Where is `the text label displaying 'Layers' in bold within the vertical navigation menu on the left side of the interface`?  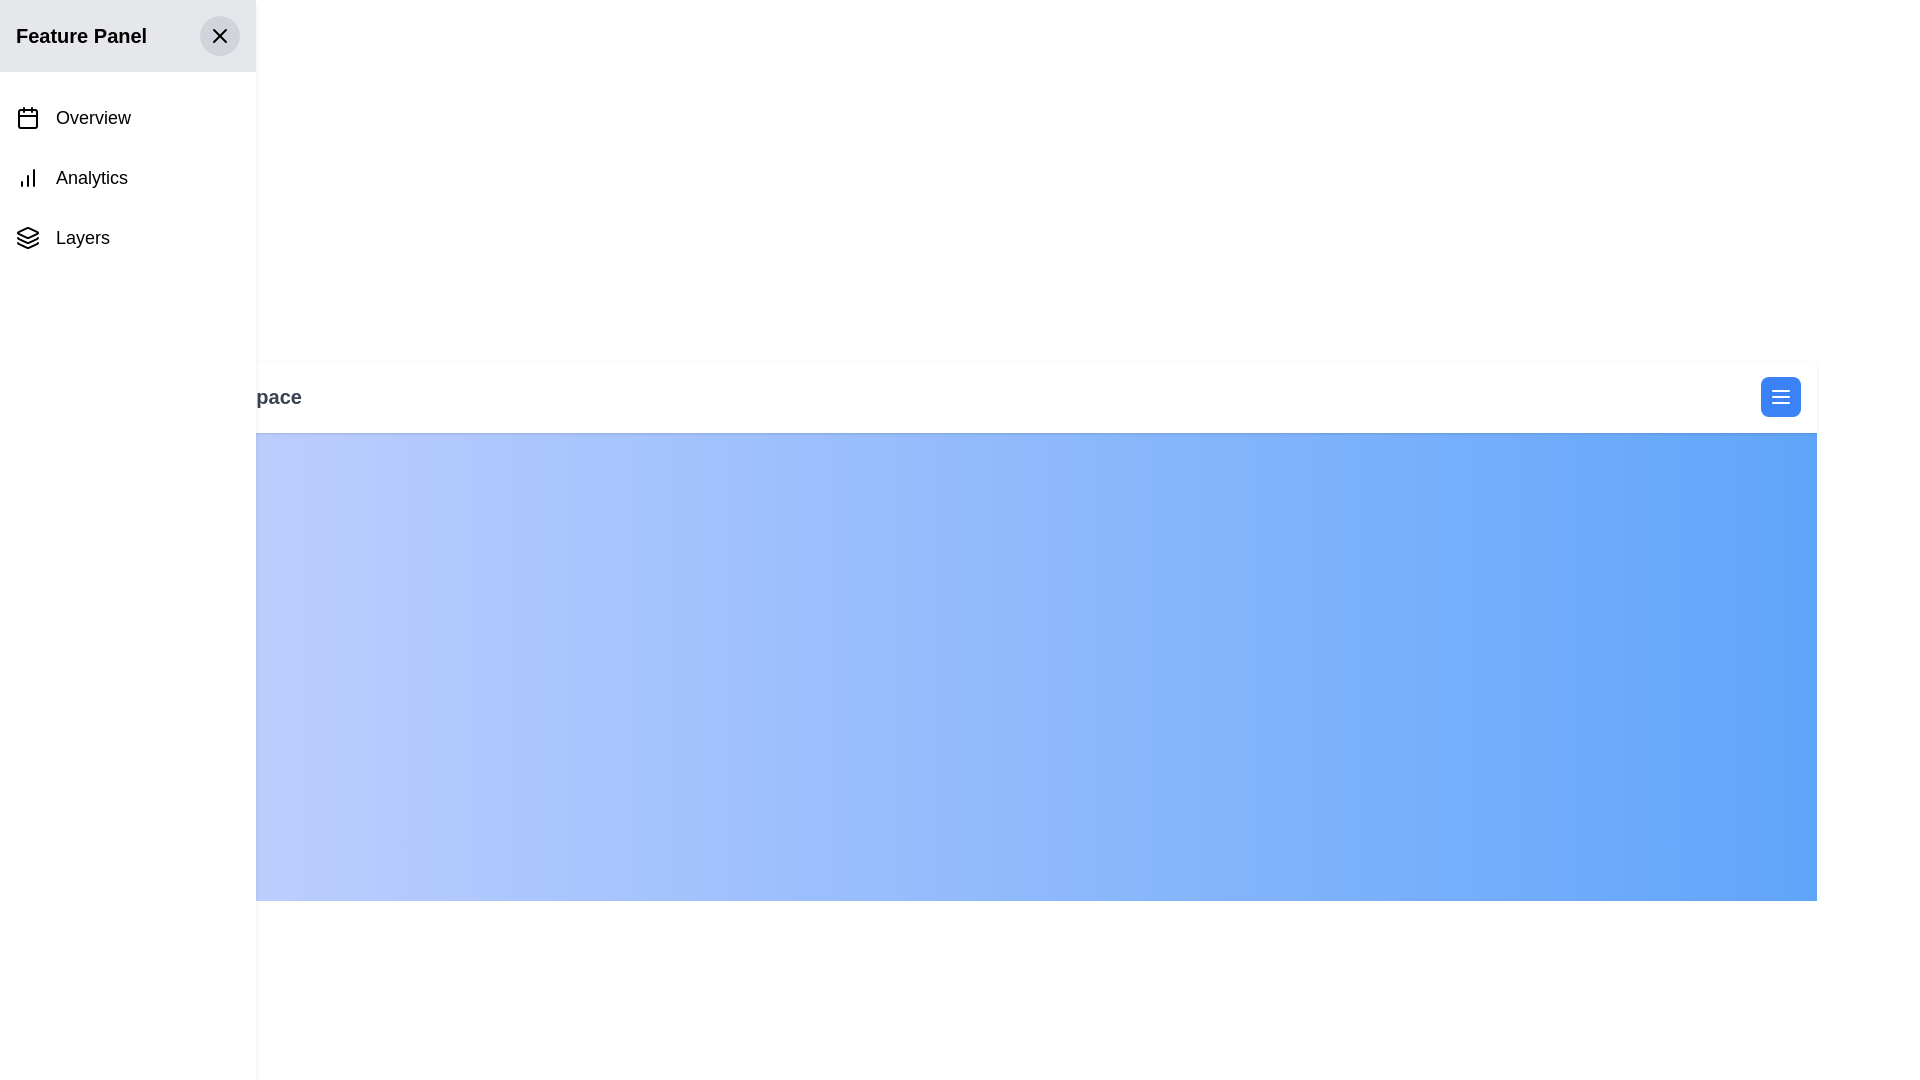
the text label displaying 'Layers' in bold within the vertical navigation menu on the left side of the interface is located at coordinates (81, 237).